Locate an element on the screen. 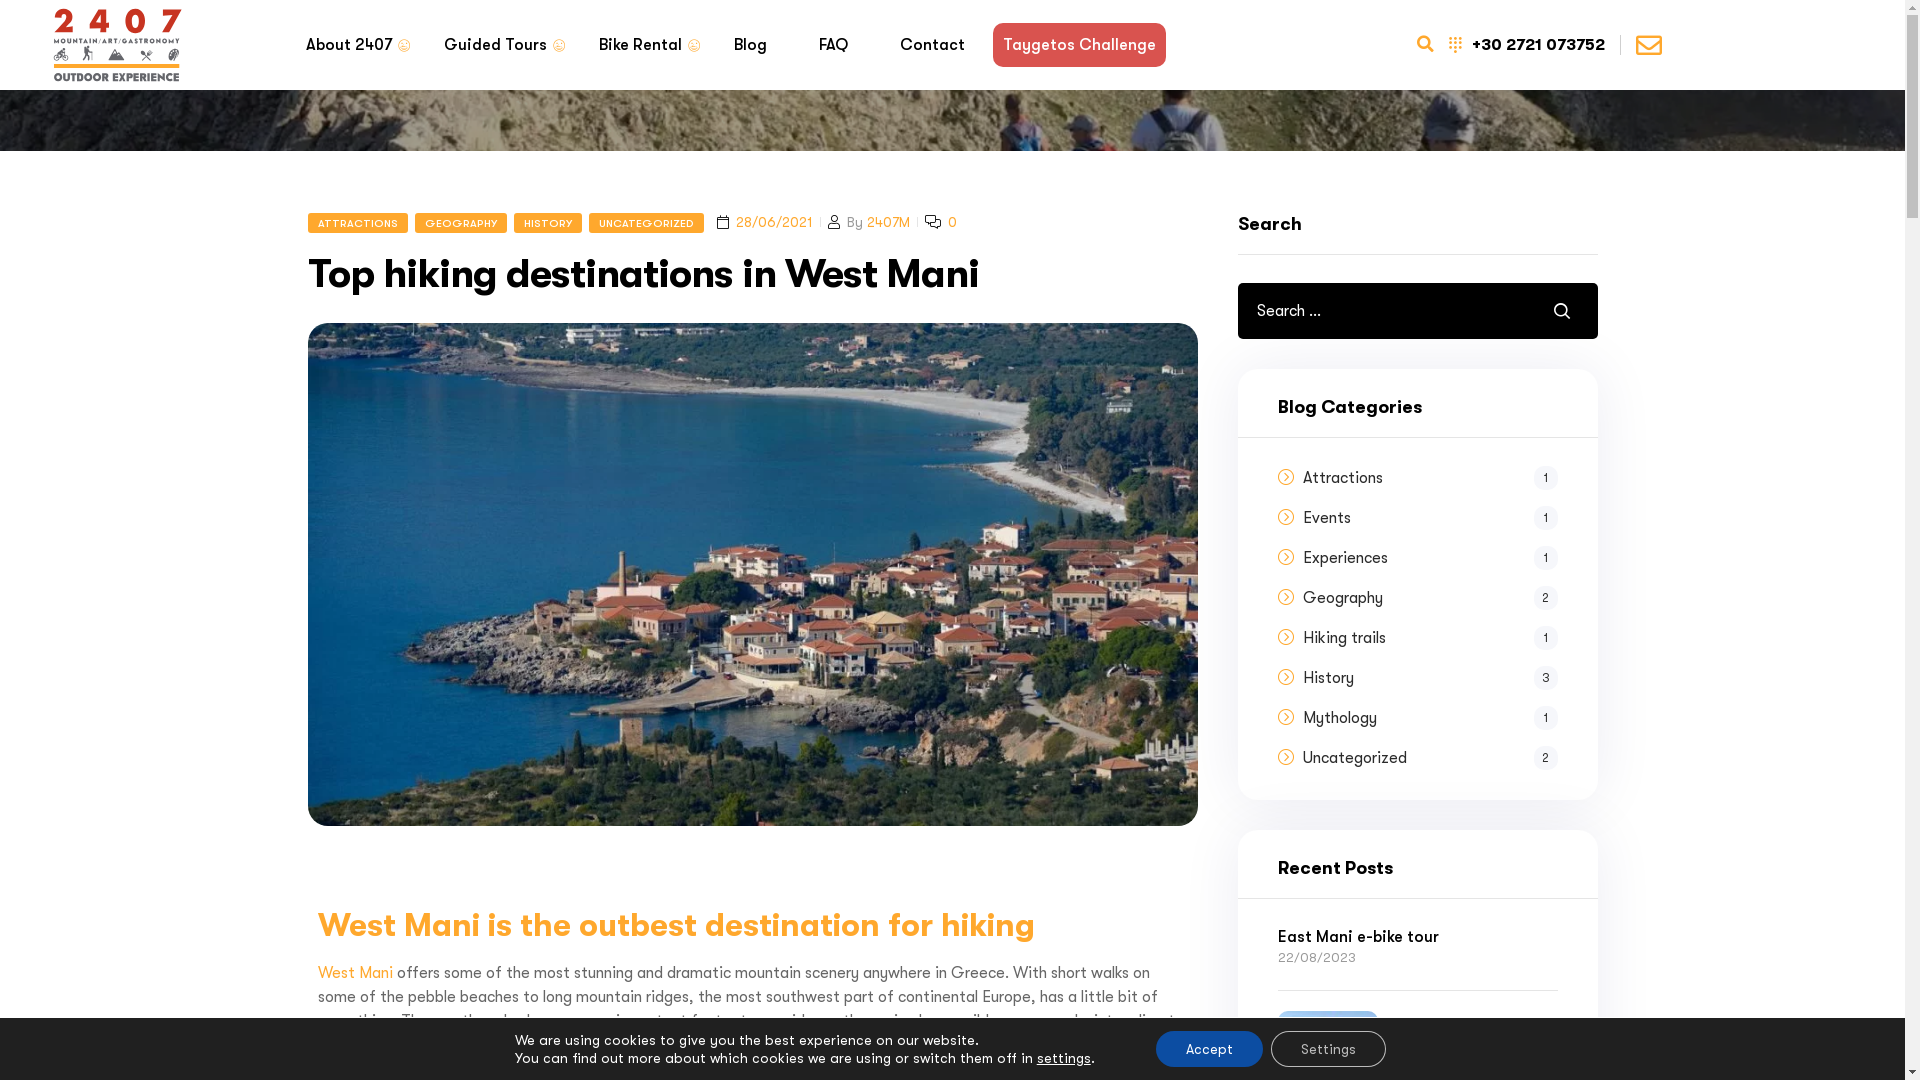  'GEOGRAPHY' is located at coordinates (459, 223).